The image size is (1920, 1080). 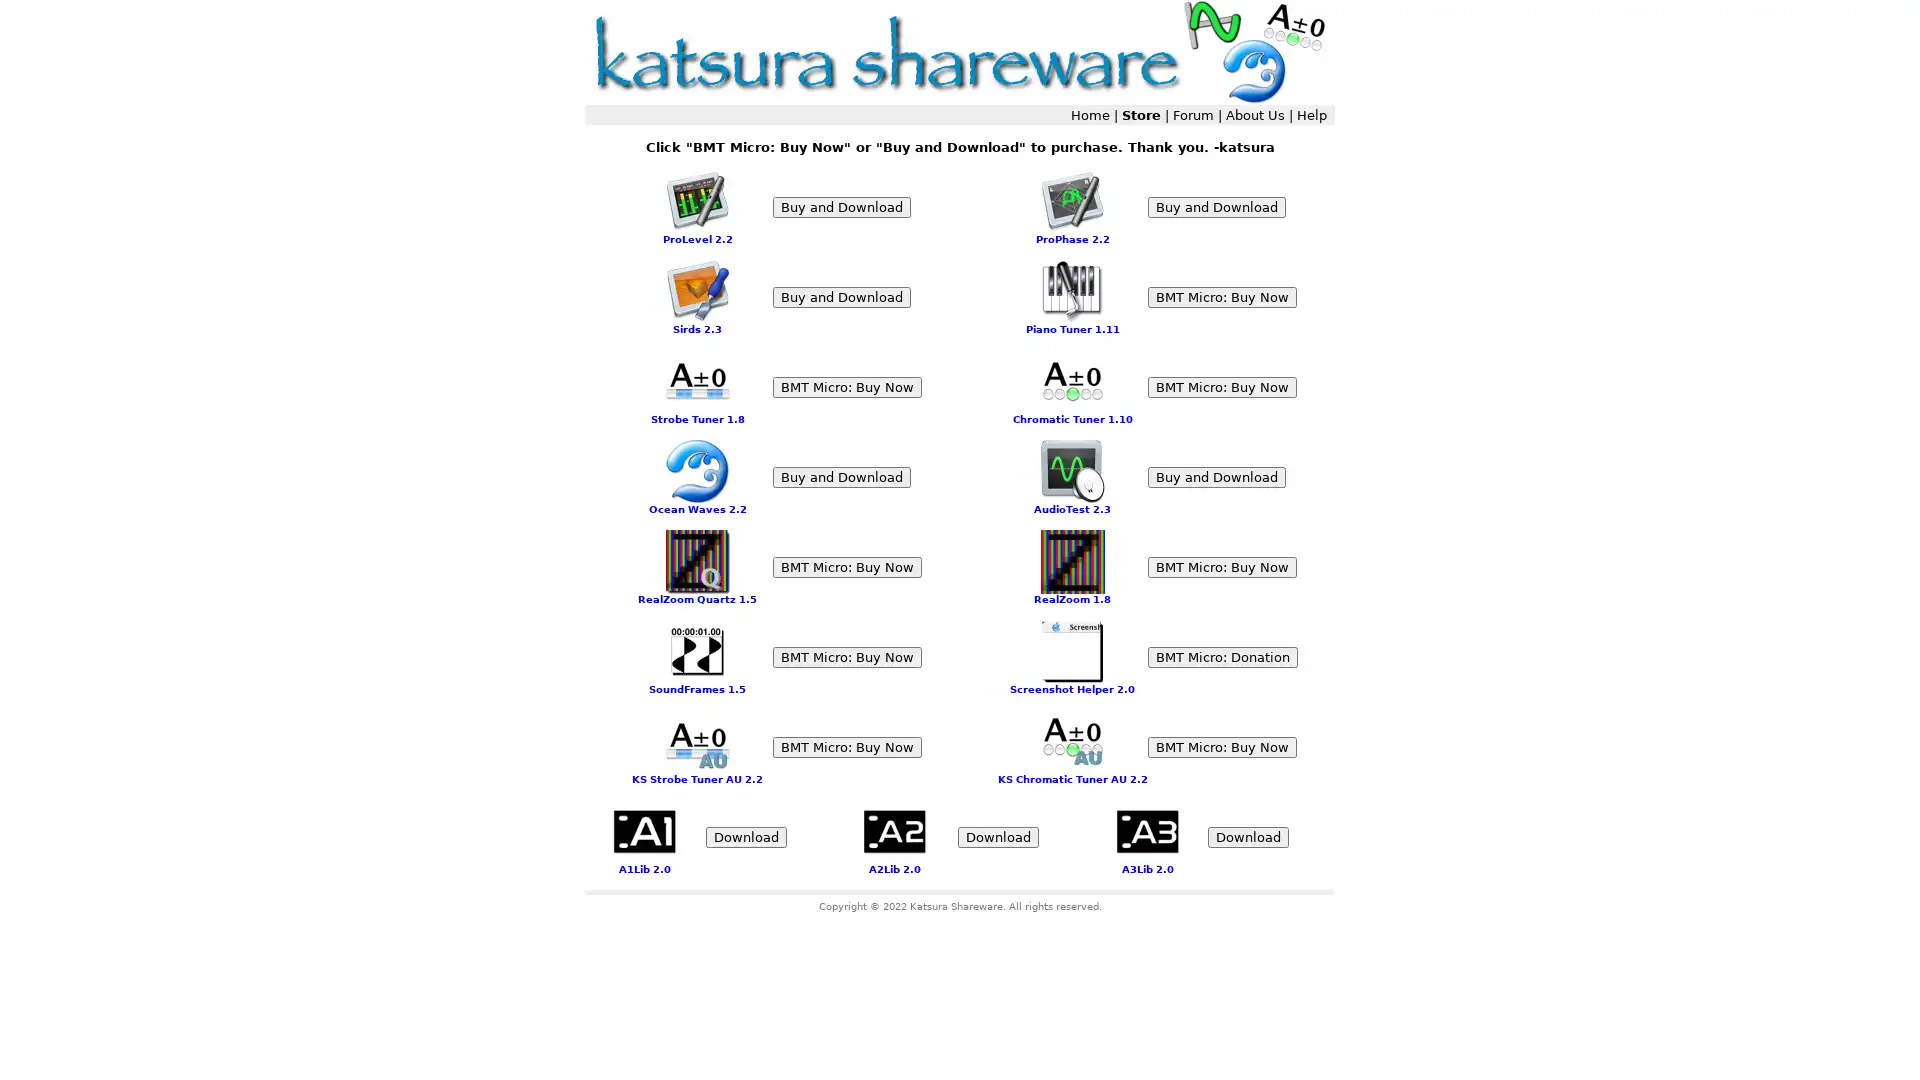 I want to click on BMT Micro: Buy Now, so click(x=1220, y=567).